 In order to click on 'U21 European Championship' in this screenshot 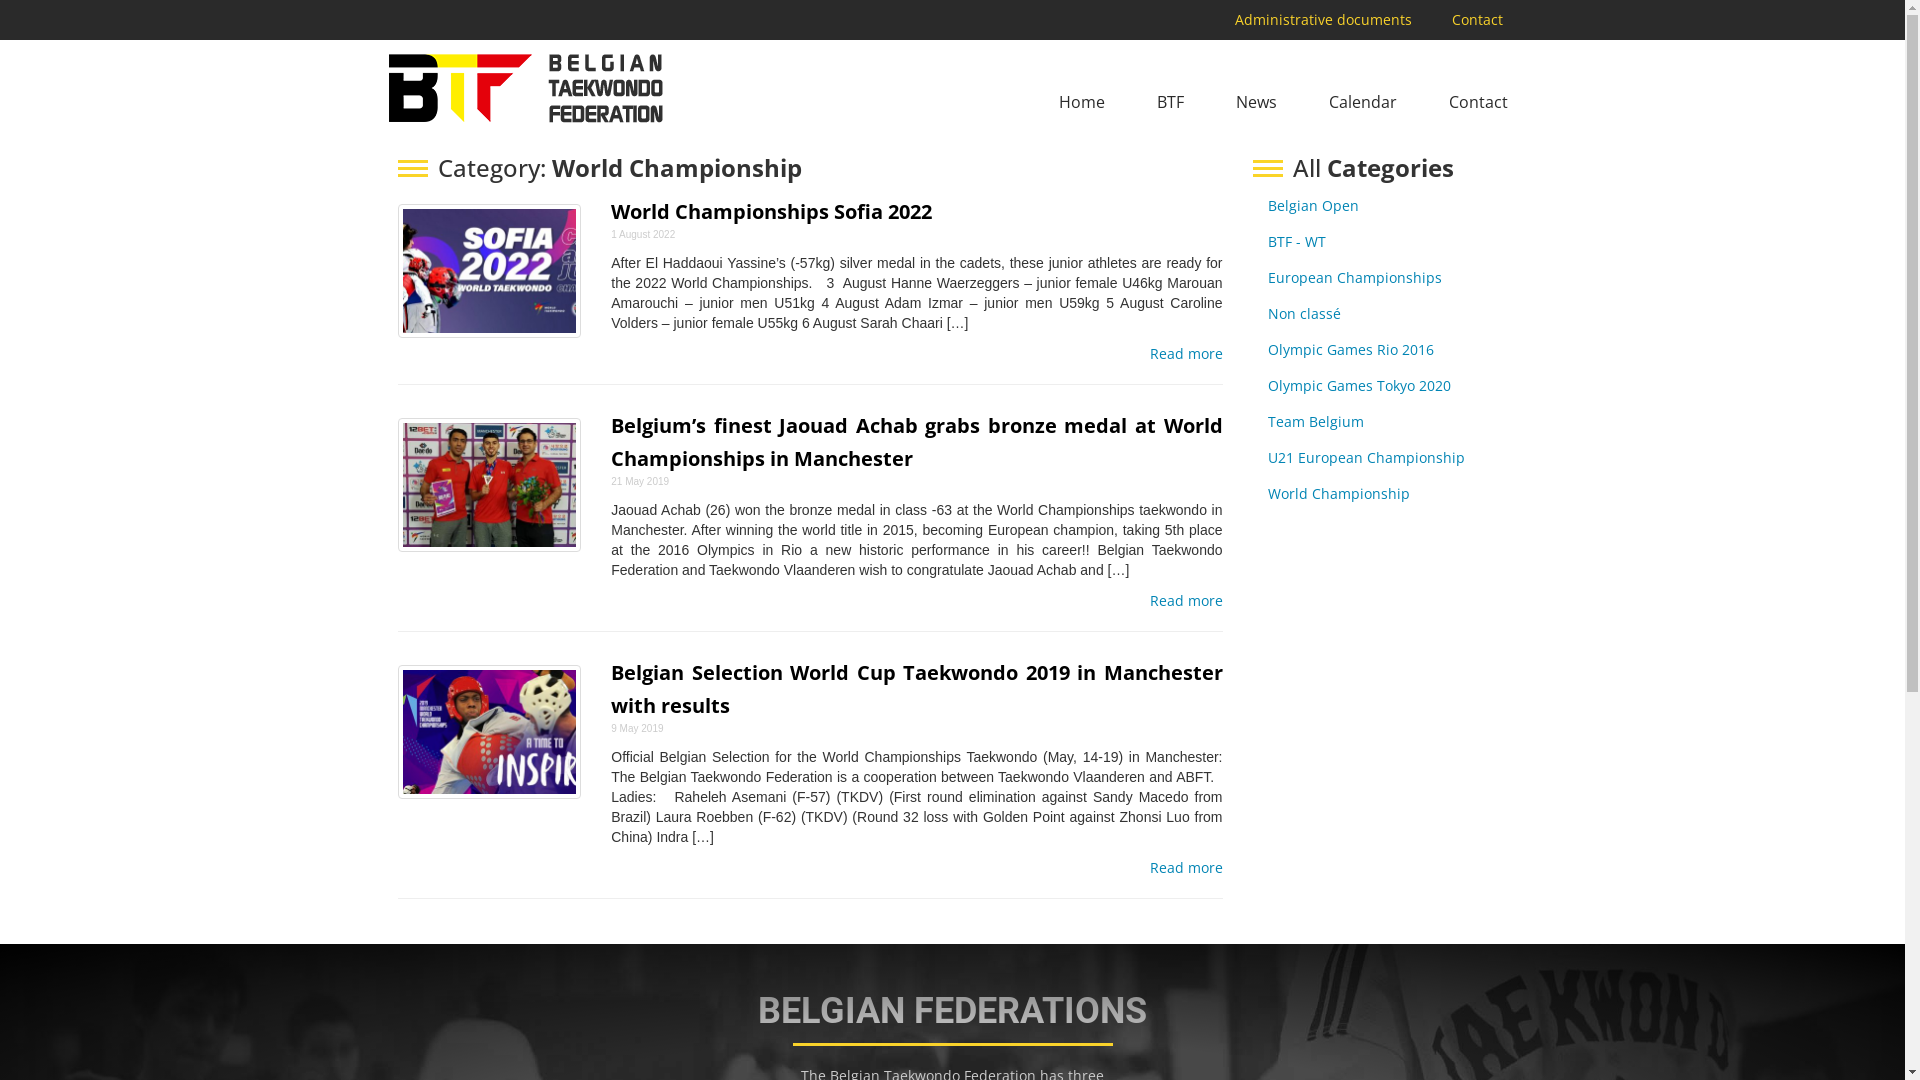, I will do `click(1365, 457)`.